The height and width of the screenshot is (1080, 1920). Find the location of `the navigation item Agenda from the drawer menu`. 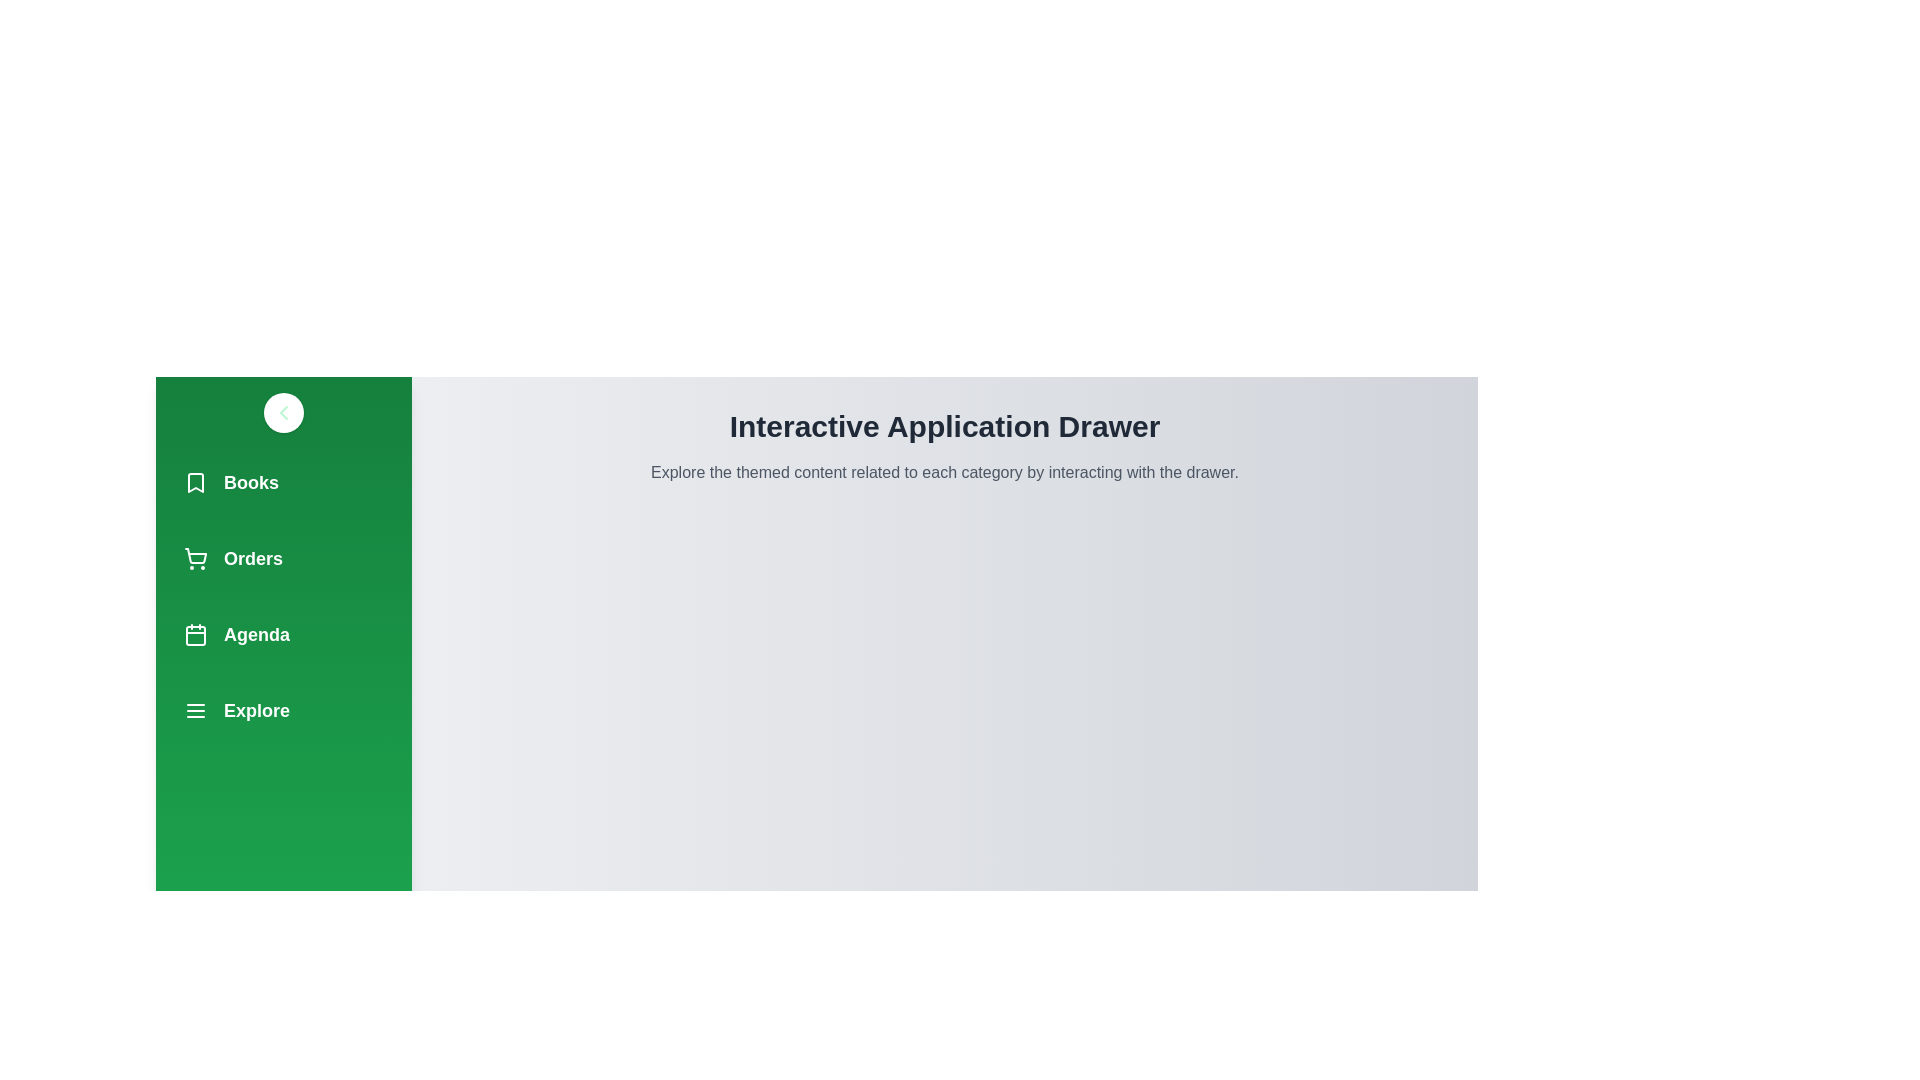

the navigation item Agenda from the drawer menu is located at coordinates (282, 635).